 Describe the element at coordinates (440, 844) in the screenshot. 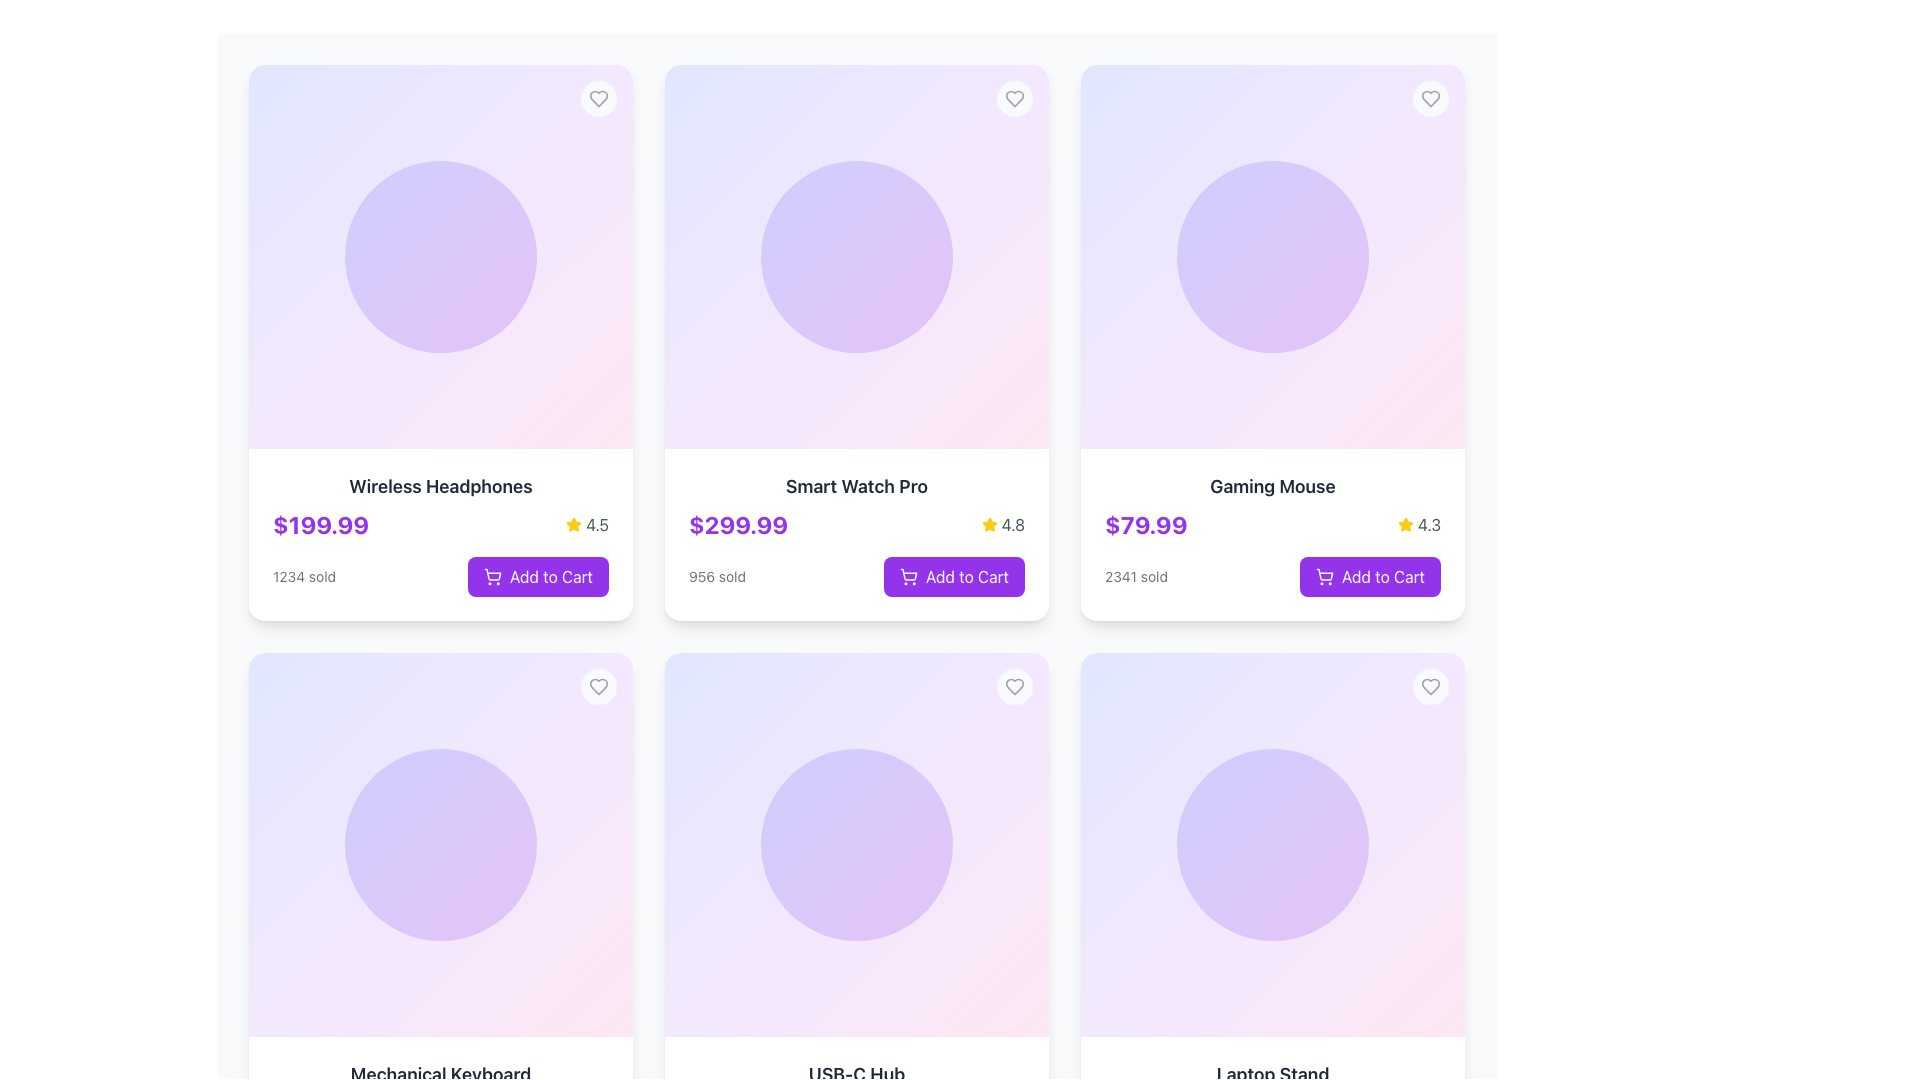

I see `the decorative background or image placeholder located in the second row and first column of the product grid for the 'Mechanical Keyboard', characterized by its square shape with a gradient from indigo to purple to pink and a circular feature in the middle` at that location.